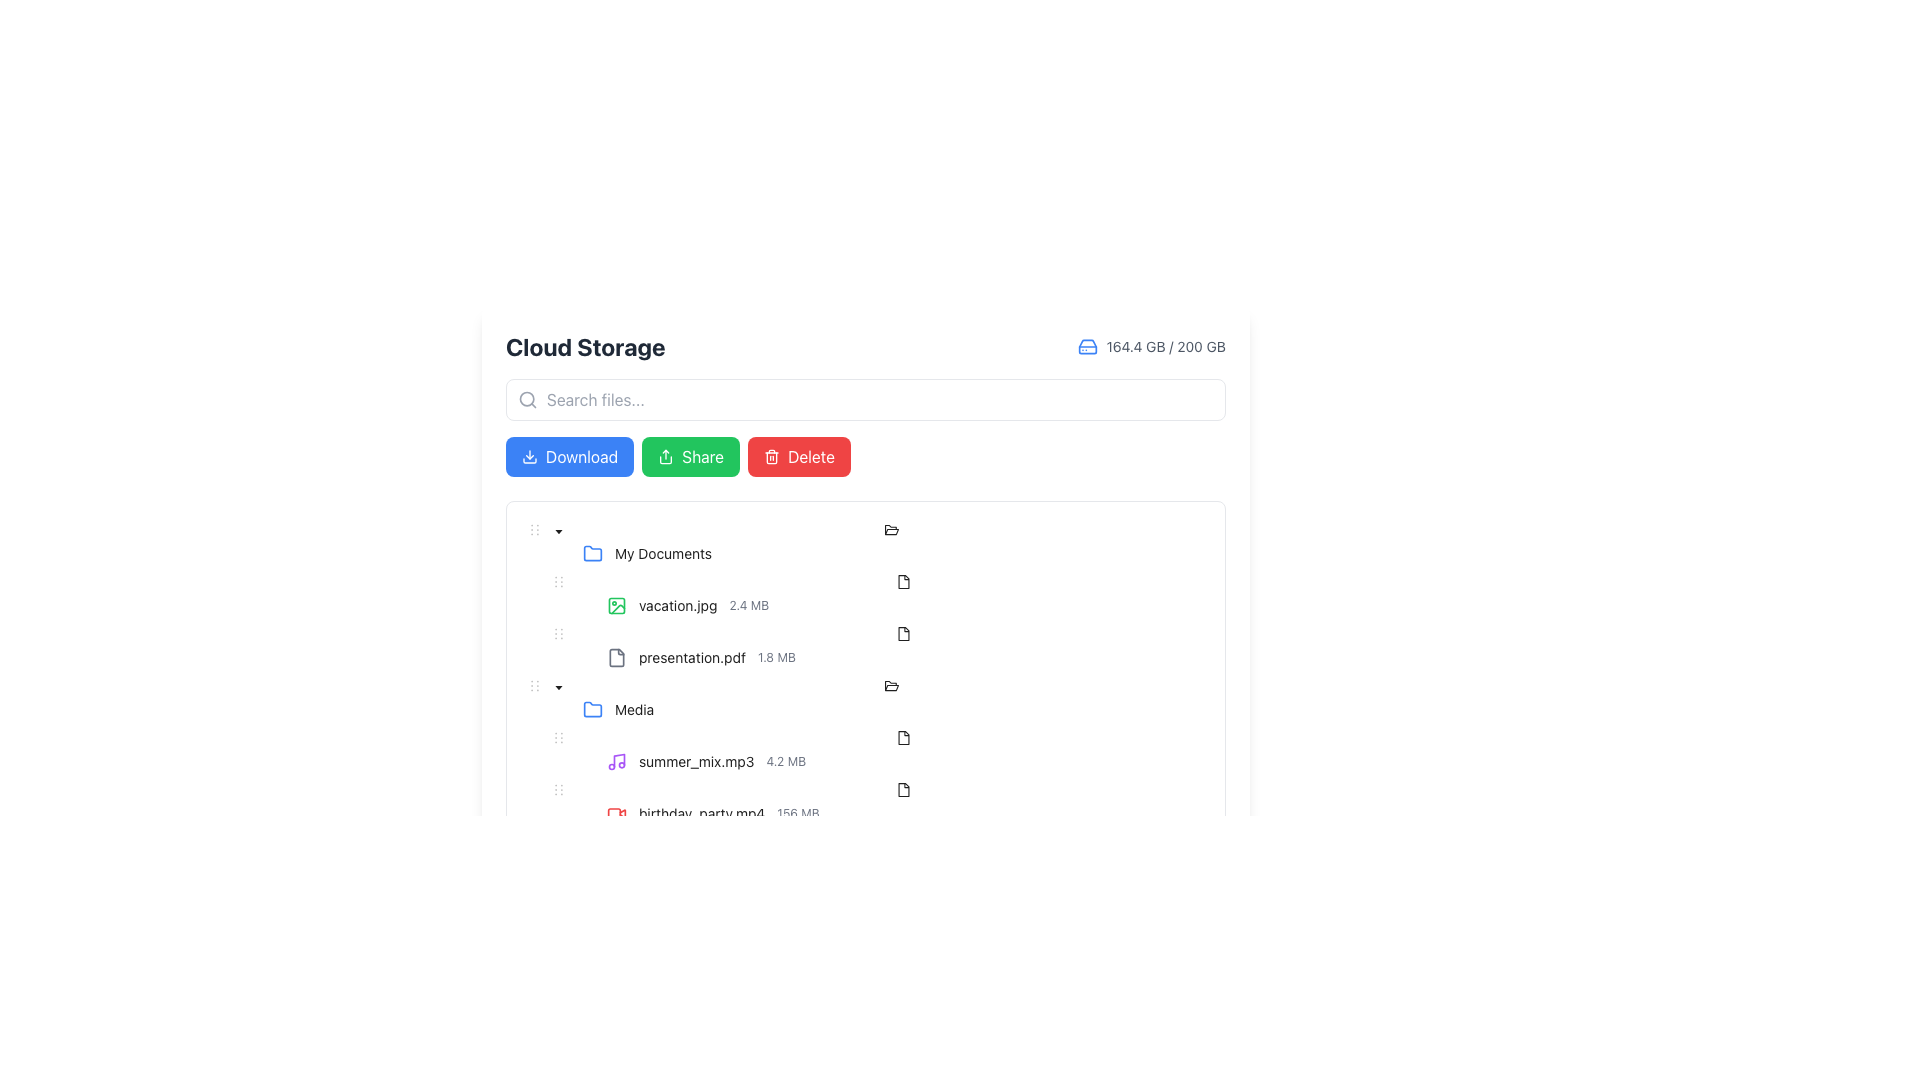  I want to click on the 'Delete' button in the button group located below the file search bar in the 'Cloud Storage' section, so click(865, 456).